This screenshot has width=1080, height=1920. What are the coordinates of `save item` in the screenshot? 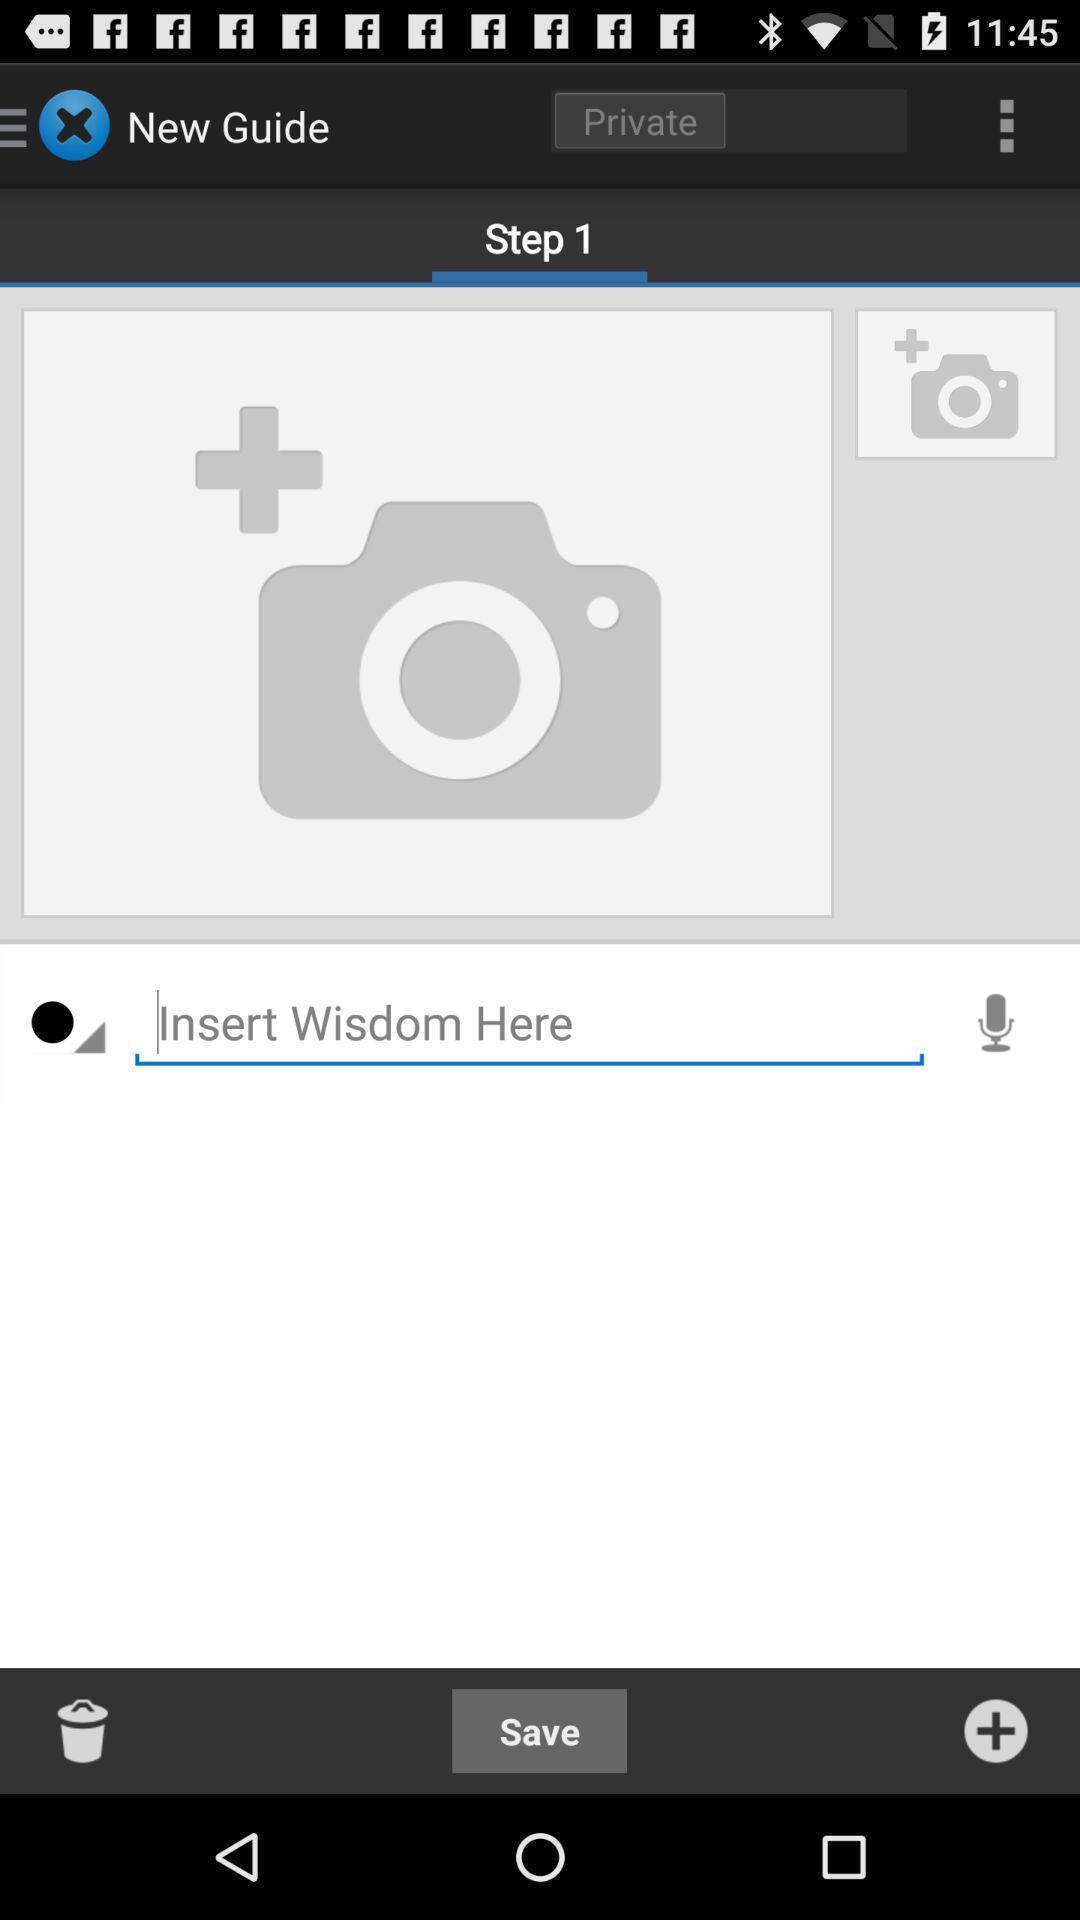 It's located at (538, 1730).